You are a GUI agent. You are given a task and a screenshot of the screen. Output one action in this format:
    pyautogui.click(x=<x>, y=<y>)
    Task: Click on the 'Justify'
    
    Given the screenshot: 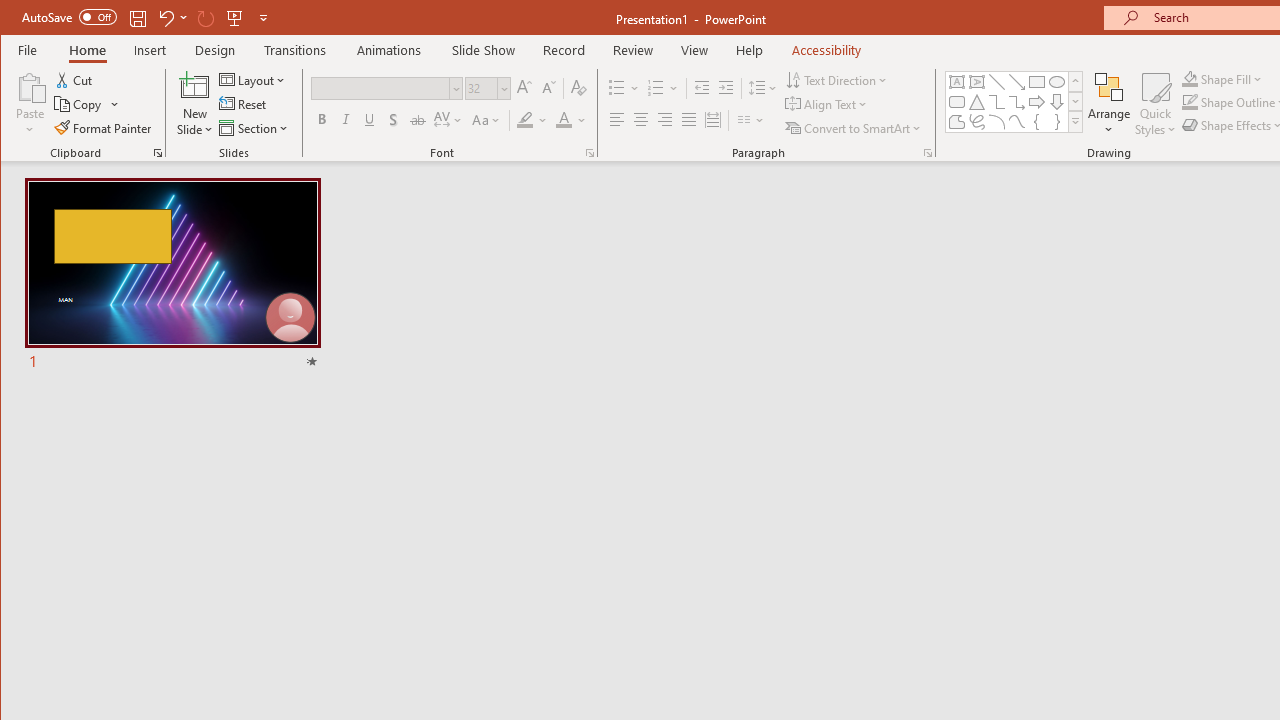 What is the action you would take?
    pyautogui.click(x=689, y=120)
    